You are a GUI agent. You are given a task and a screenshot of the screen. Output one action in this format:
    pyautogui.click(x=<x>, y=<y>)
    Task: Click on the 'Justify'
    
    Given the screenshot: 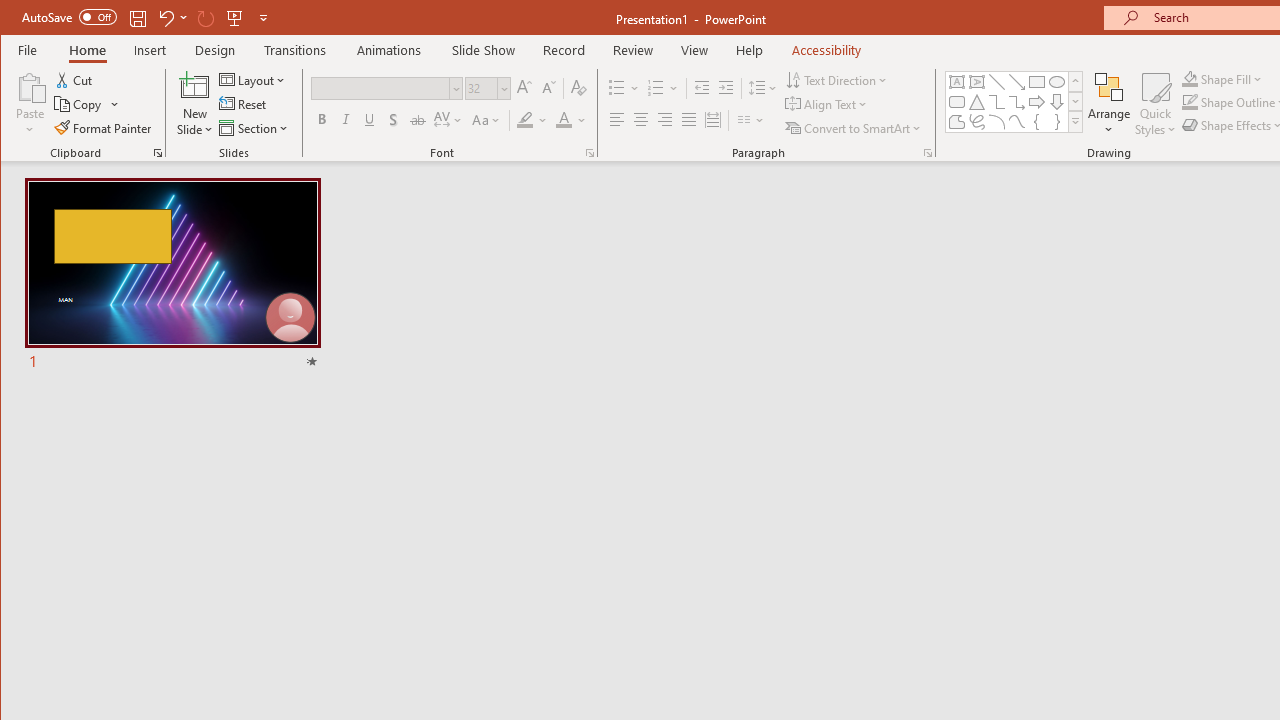 What is the action you would take?
    pyautogui.click(x=689, y=120)
    